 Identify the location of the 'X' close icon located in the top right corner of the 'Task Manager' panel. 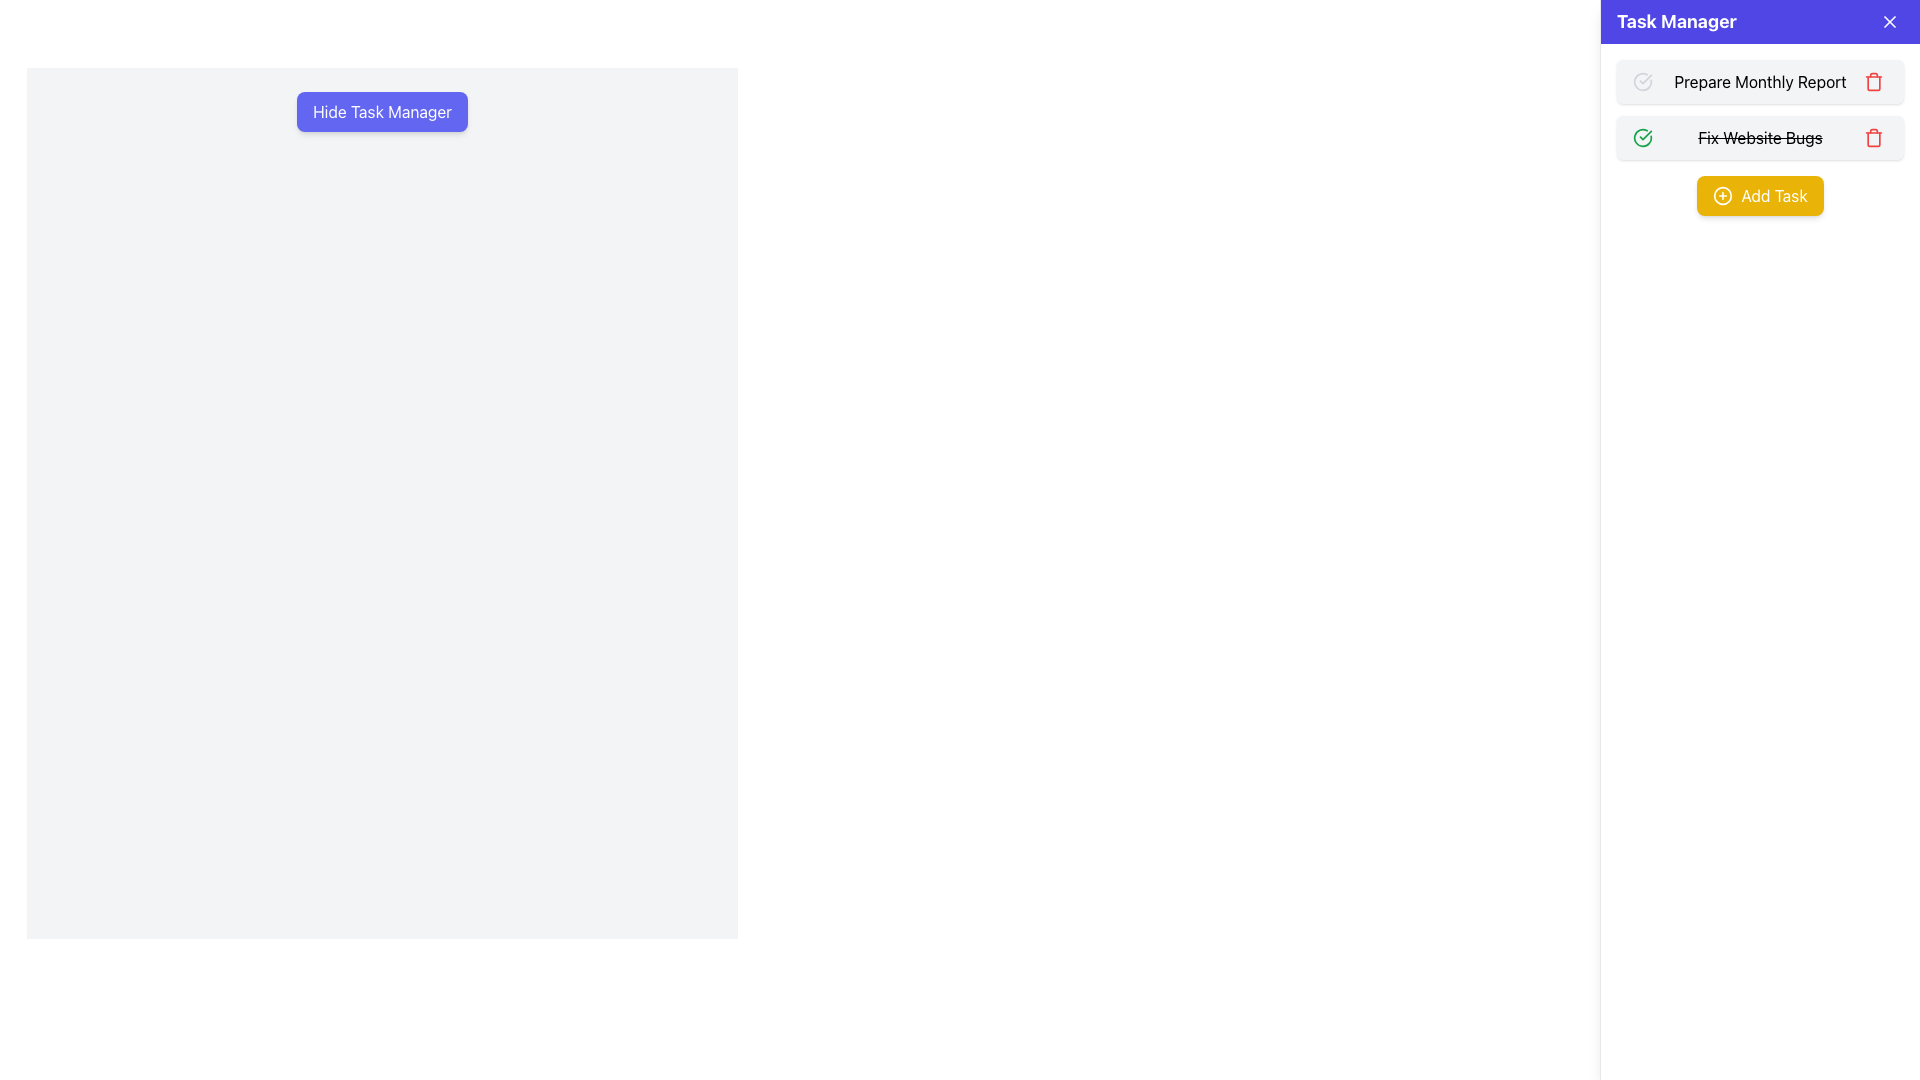
(1889, 22).